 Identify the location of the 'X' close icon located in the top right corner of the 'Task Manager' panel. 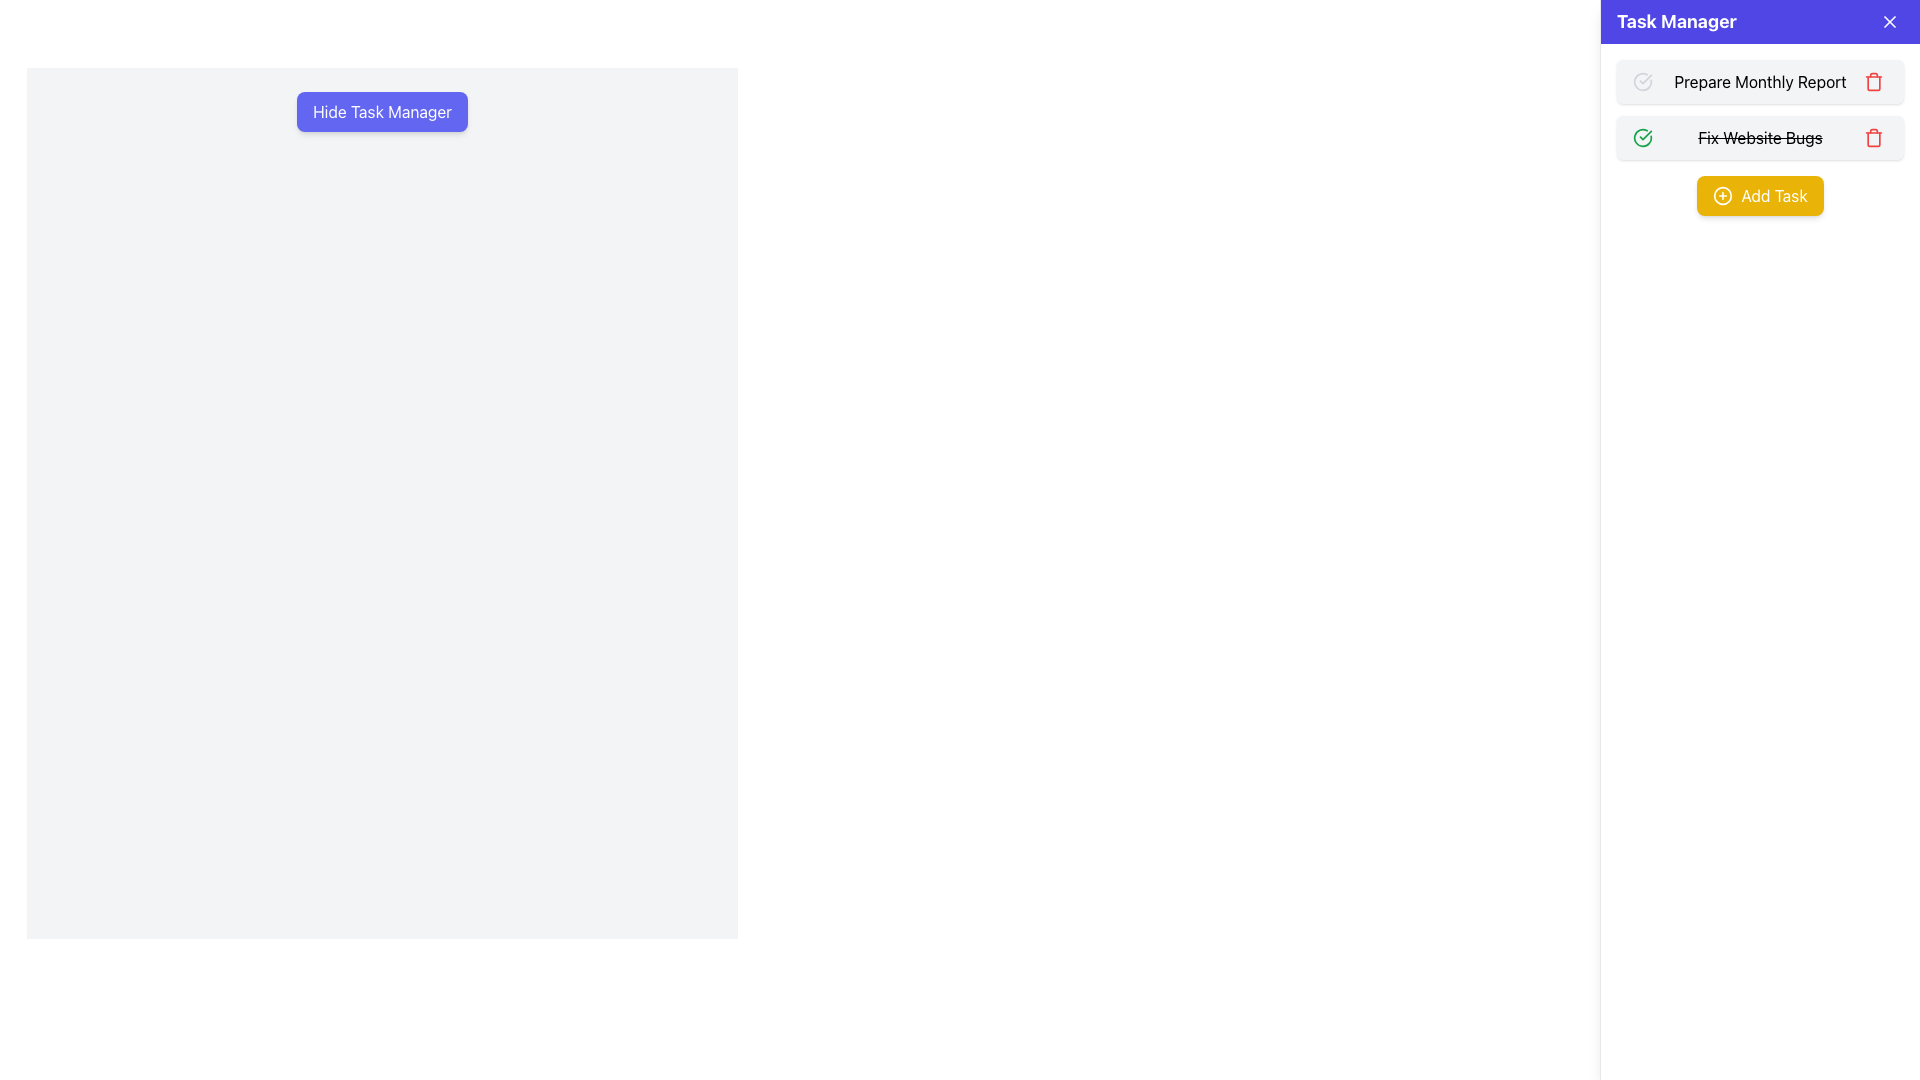
(1889, 22).